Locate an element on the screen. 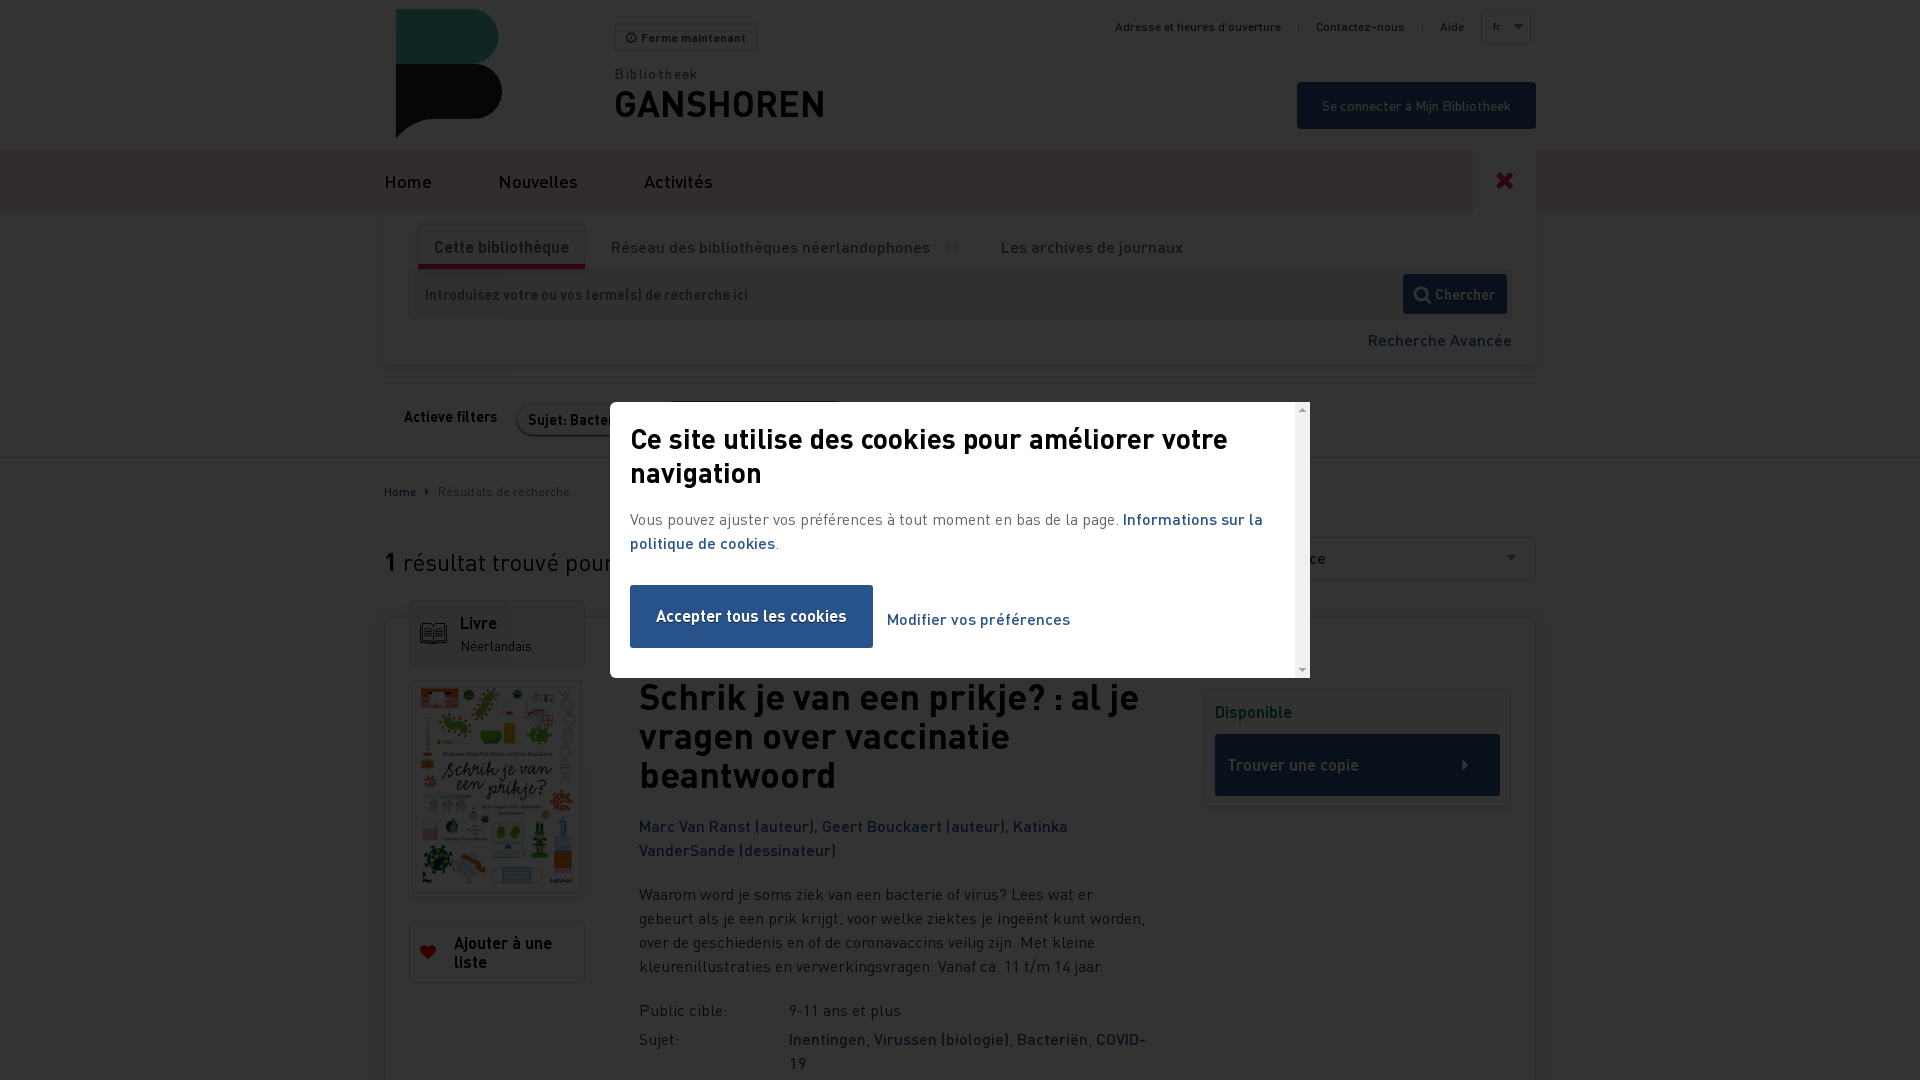 This screenshot has height=1080, width=1920. 'Accepter tous les cookies' is located at coordinates (628, 615).